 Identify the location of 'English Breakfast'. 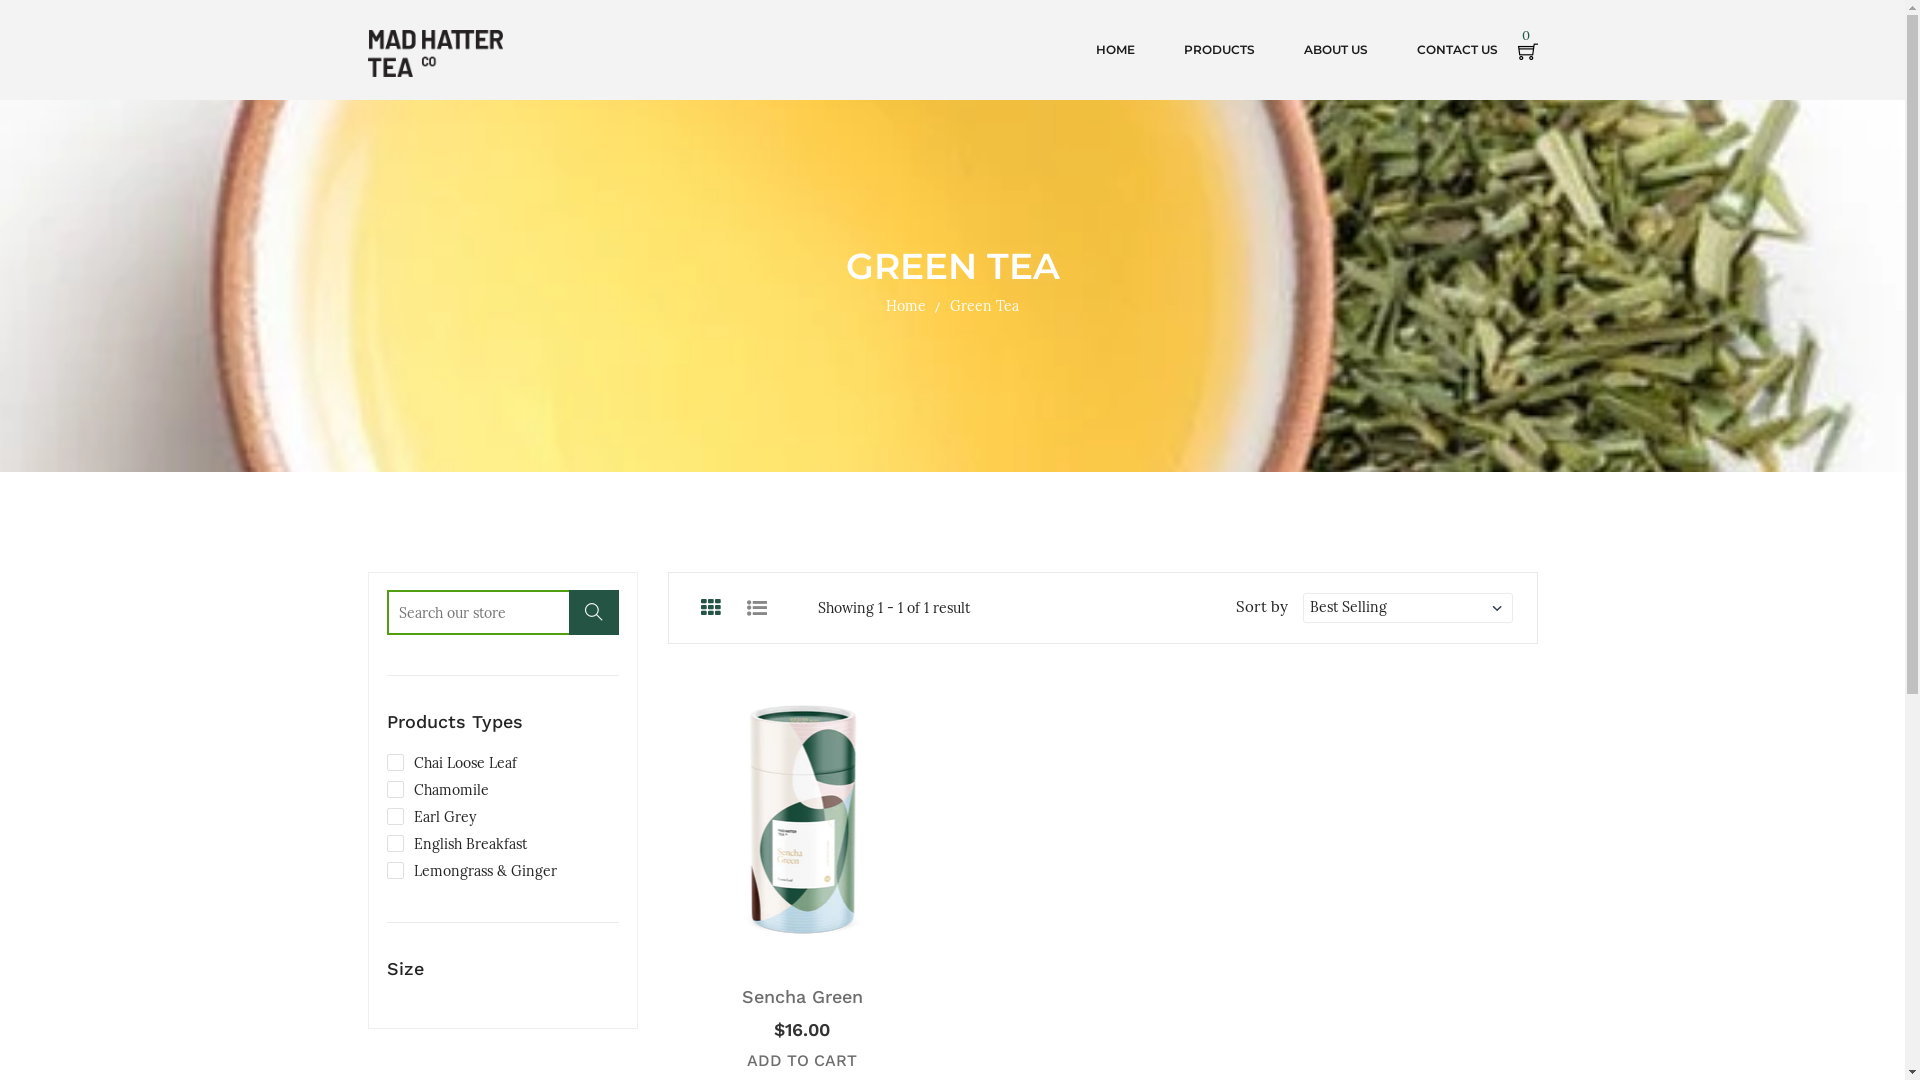
(455, 844).